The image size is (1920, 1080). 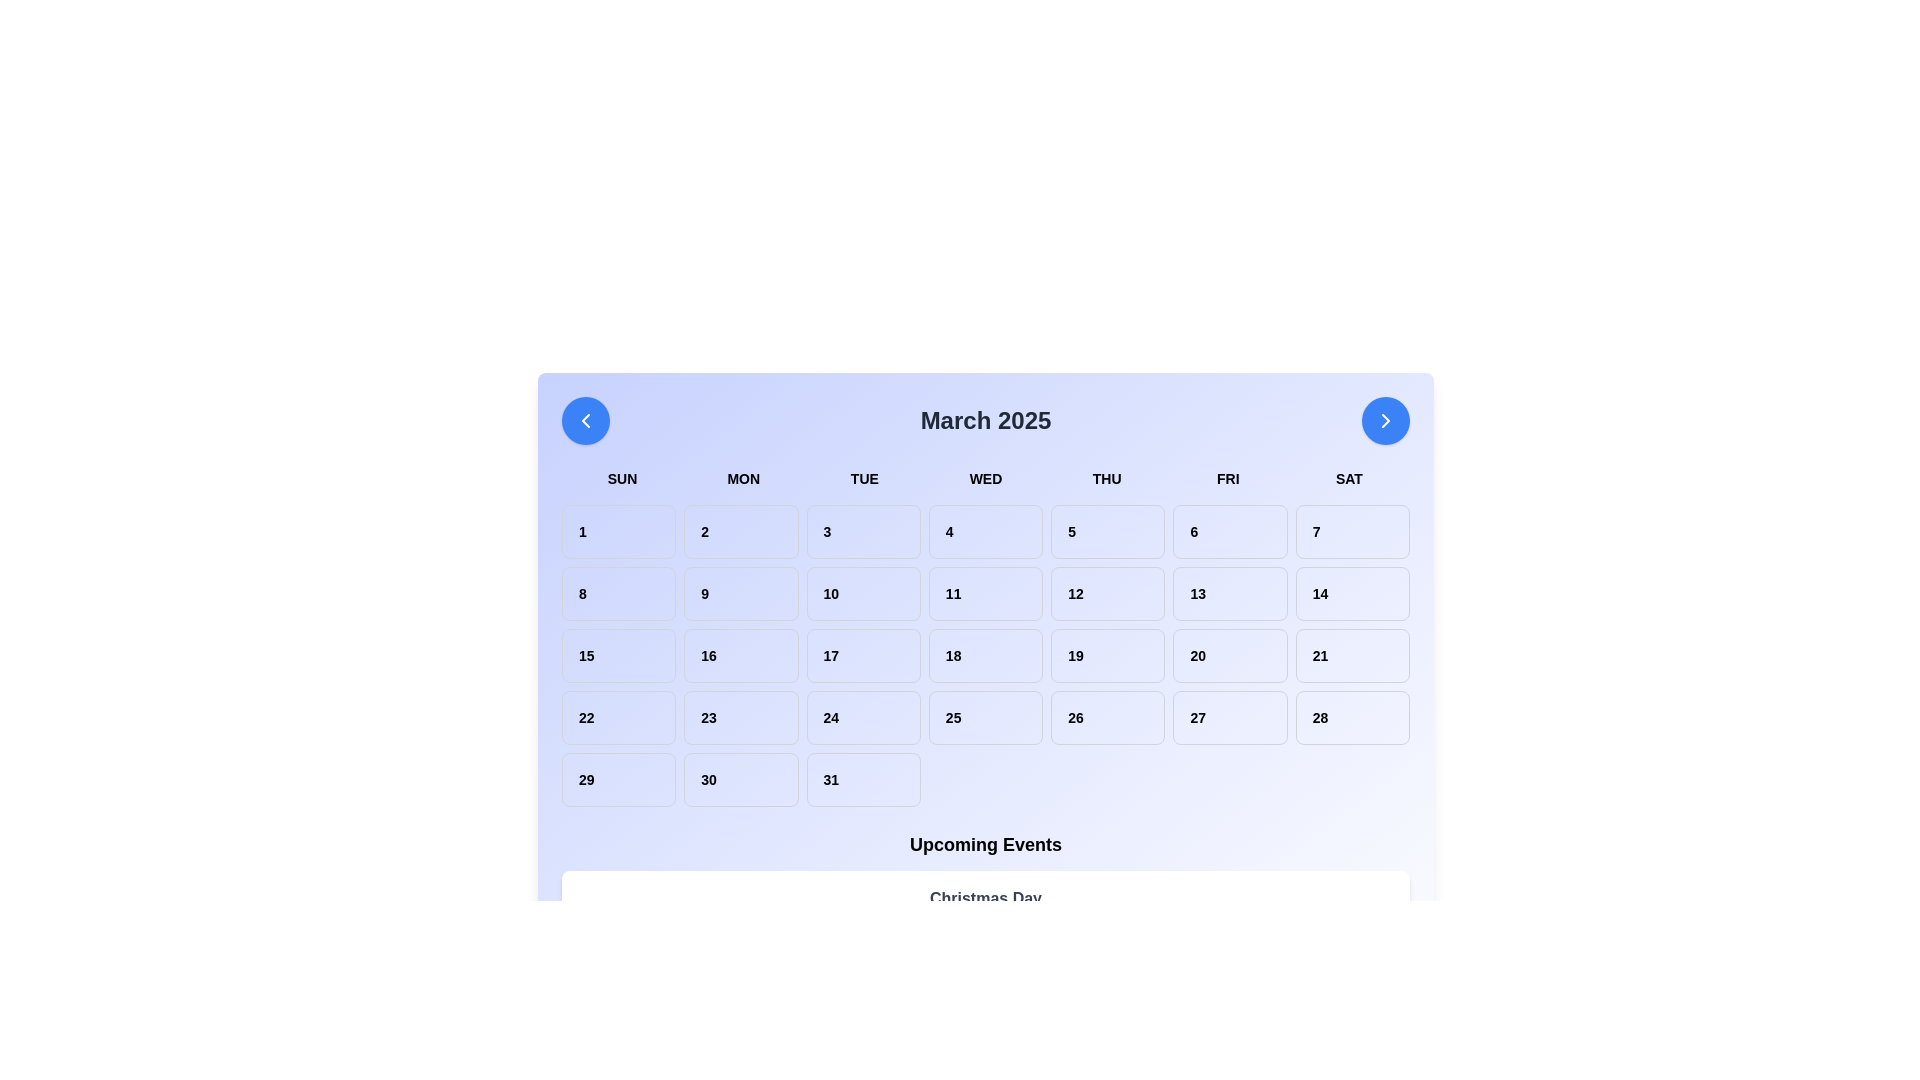 I want to click on the calendar date cell representing the day '18' in the fourth column of the third row, so click(x=985, y=655).